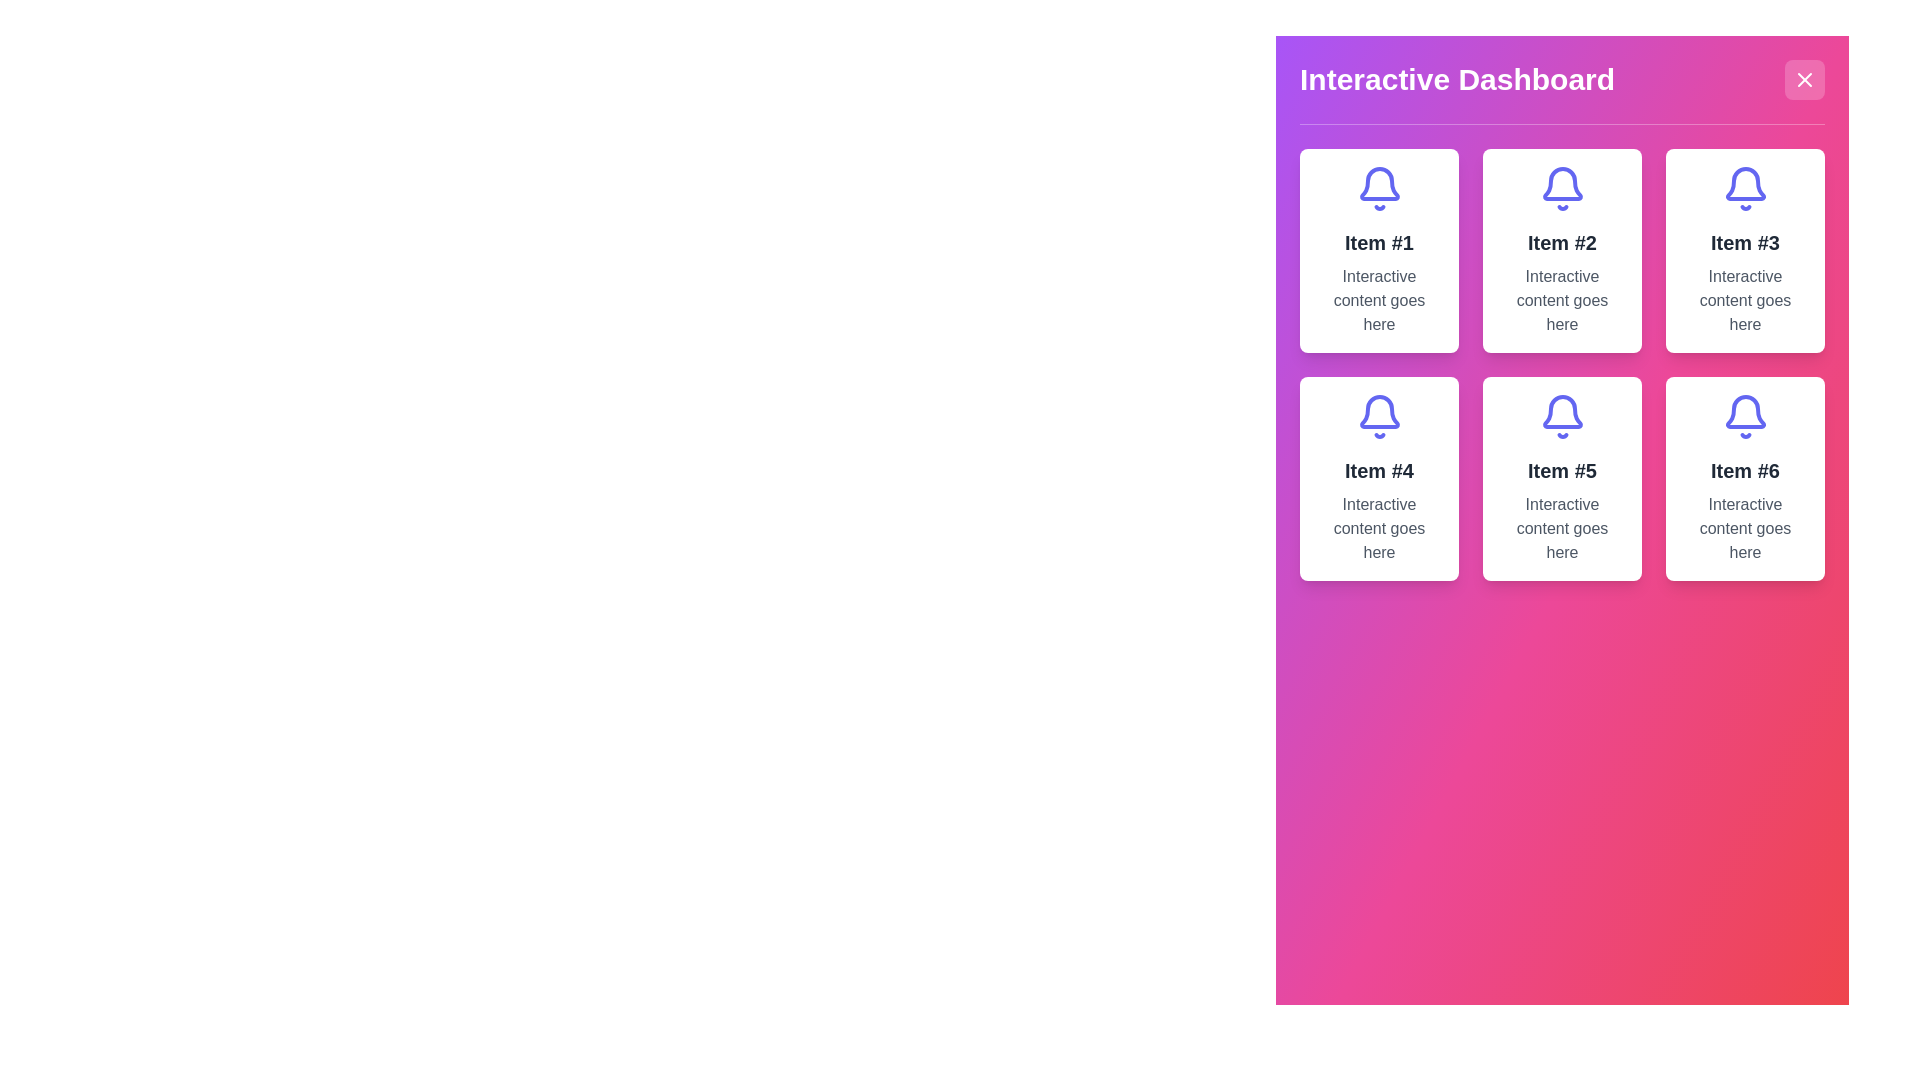  I want to click on the notification alert icon, which is the third icon in the top row of the 3x2 grid layout in the 'Interactive Dashboard' panel, positioned above 'Item #3', so click(1744, 189).